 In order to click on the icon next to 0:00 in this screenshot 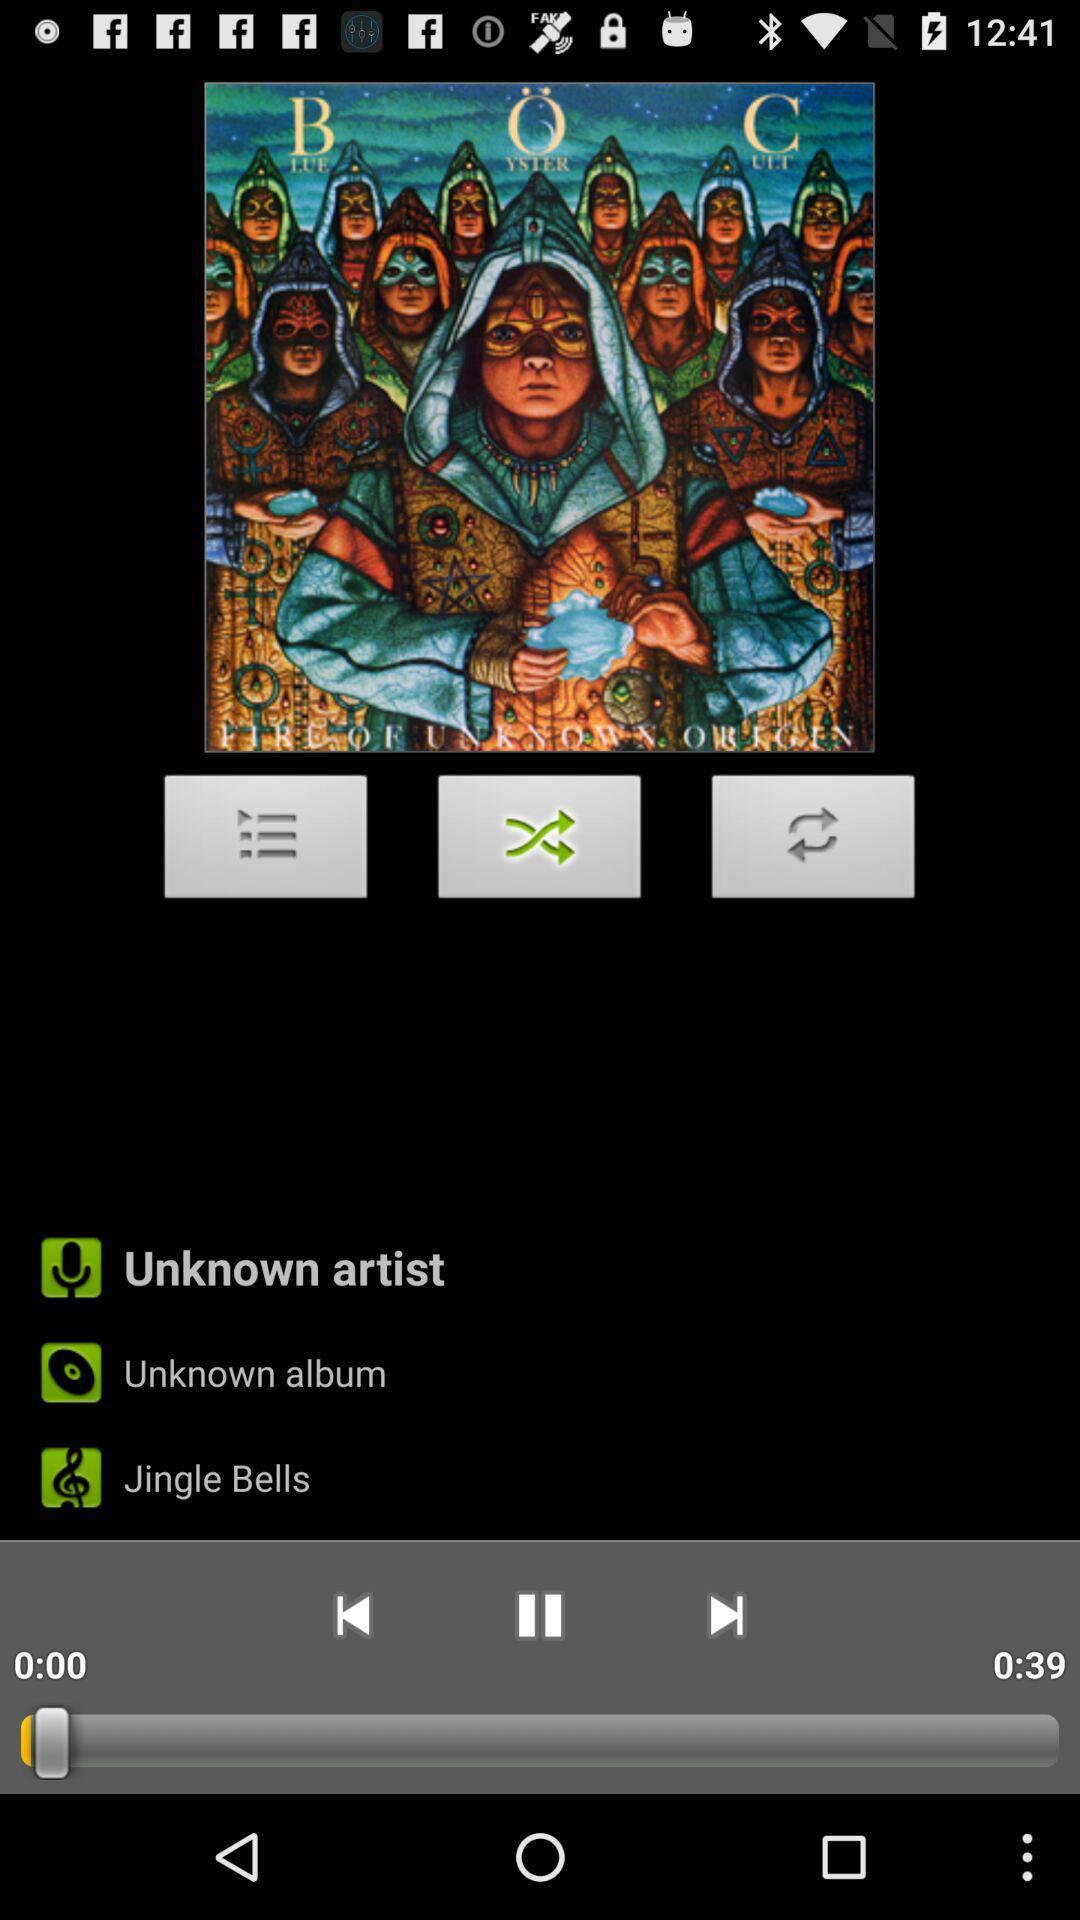, I will do `click(351, 1615)`.